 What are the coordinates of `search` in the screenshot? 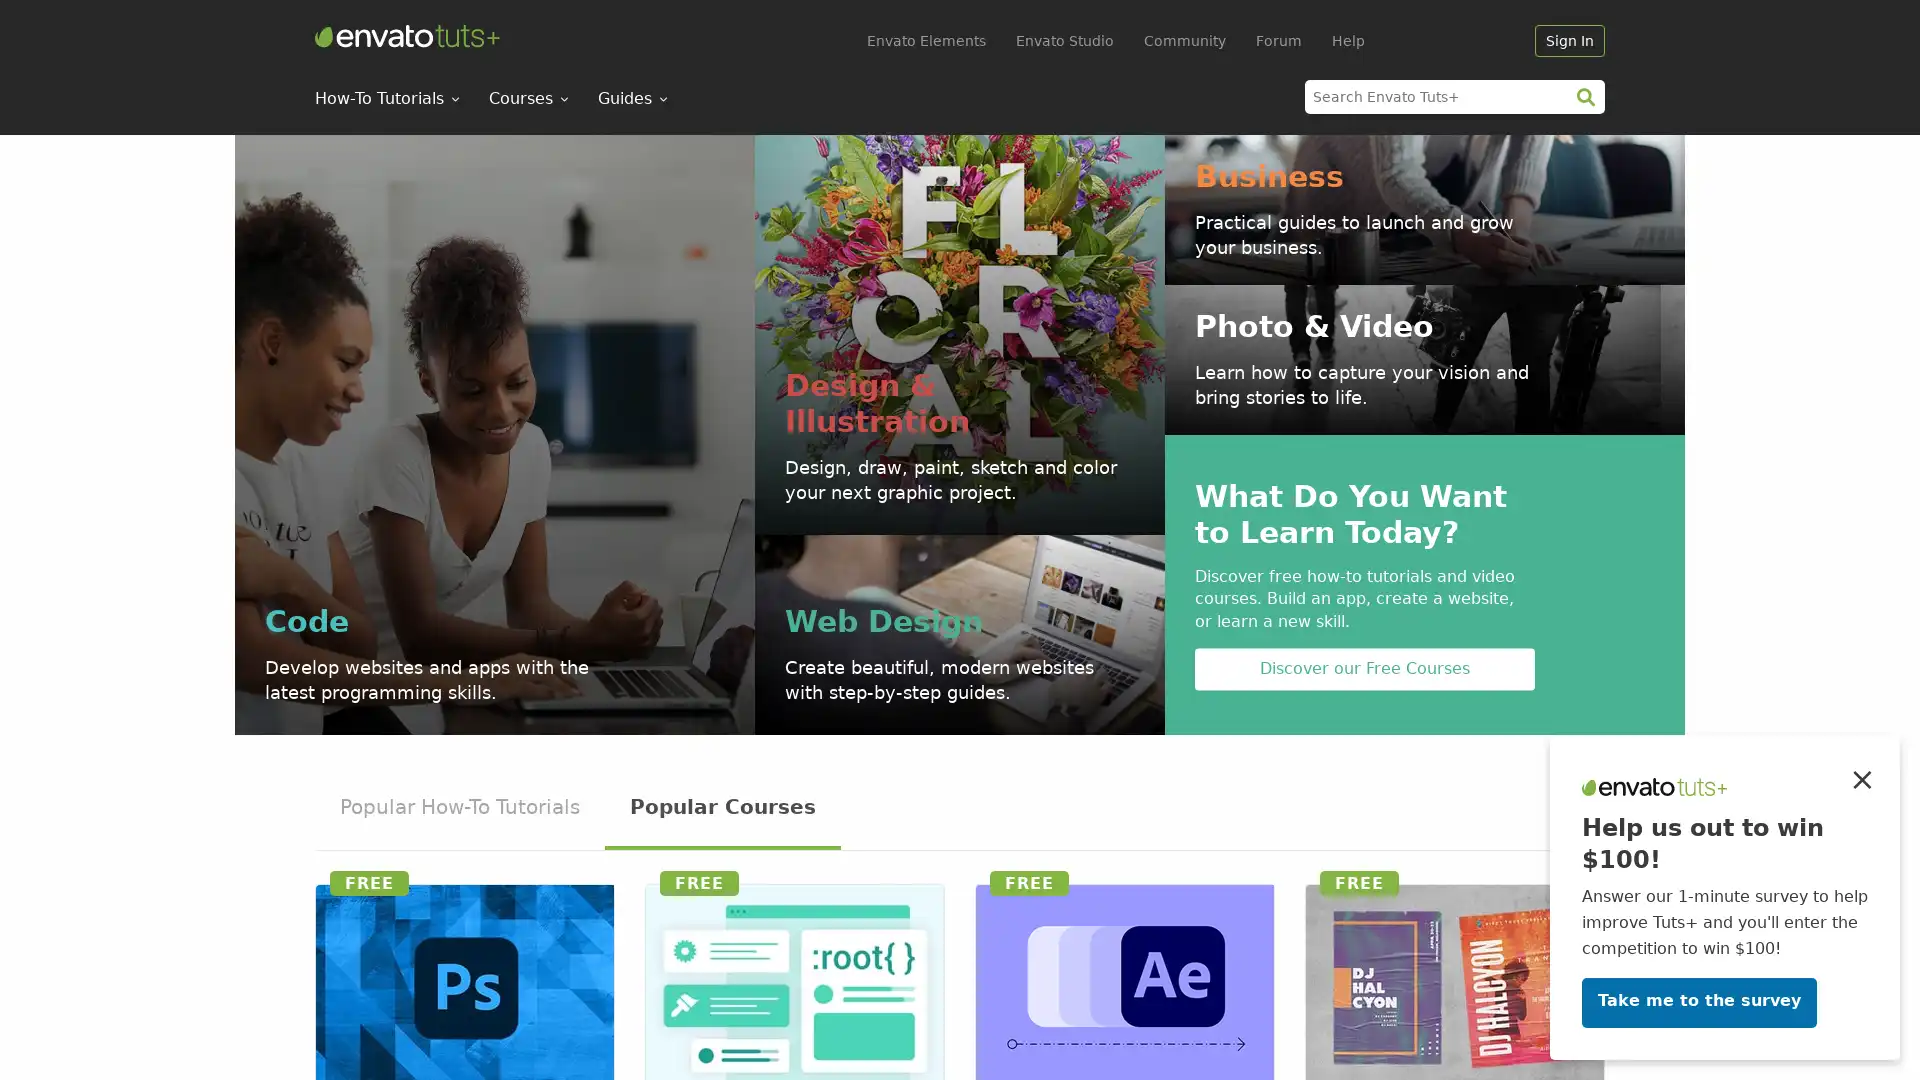 It's located at (1584, 96).